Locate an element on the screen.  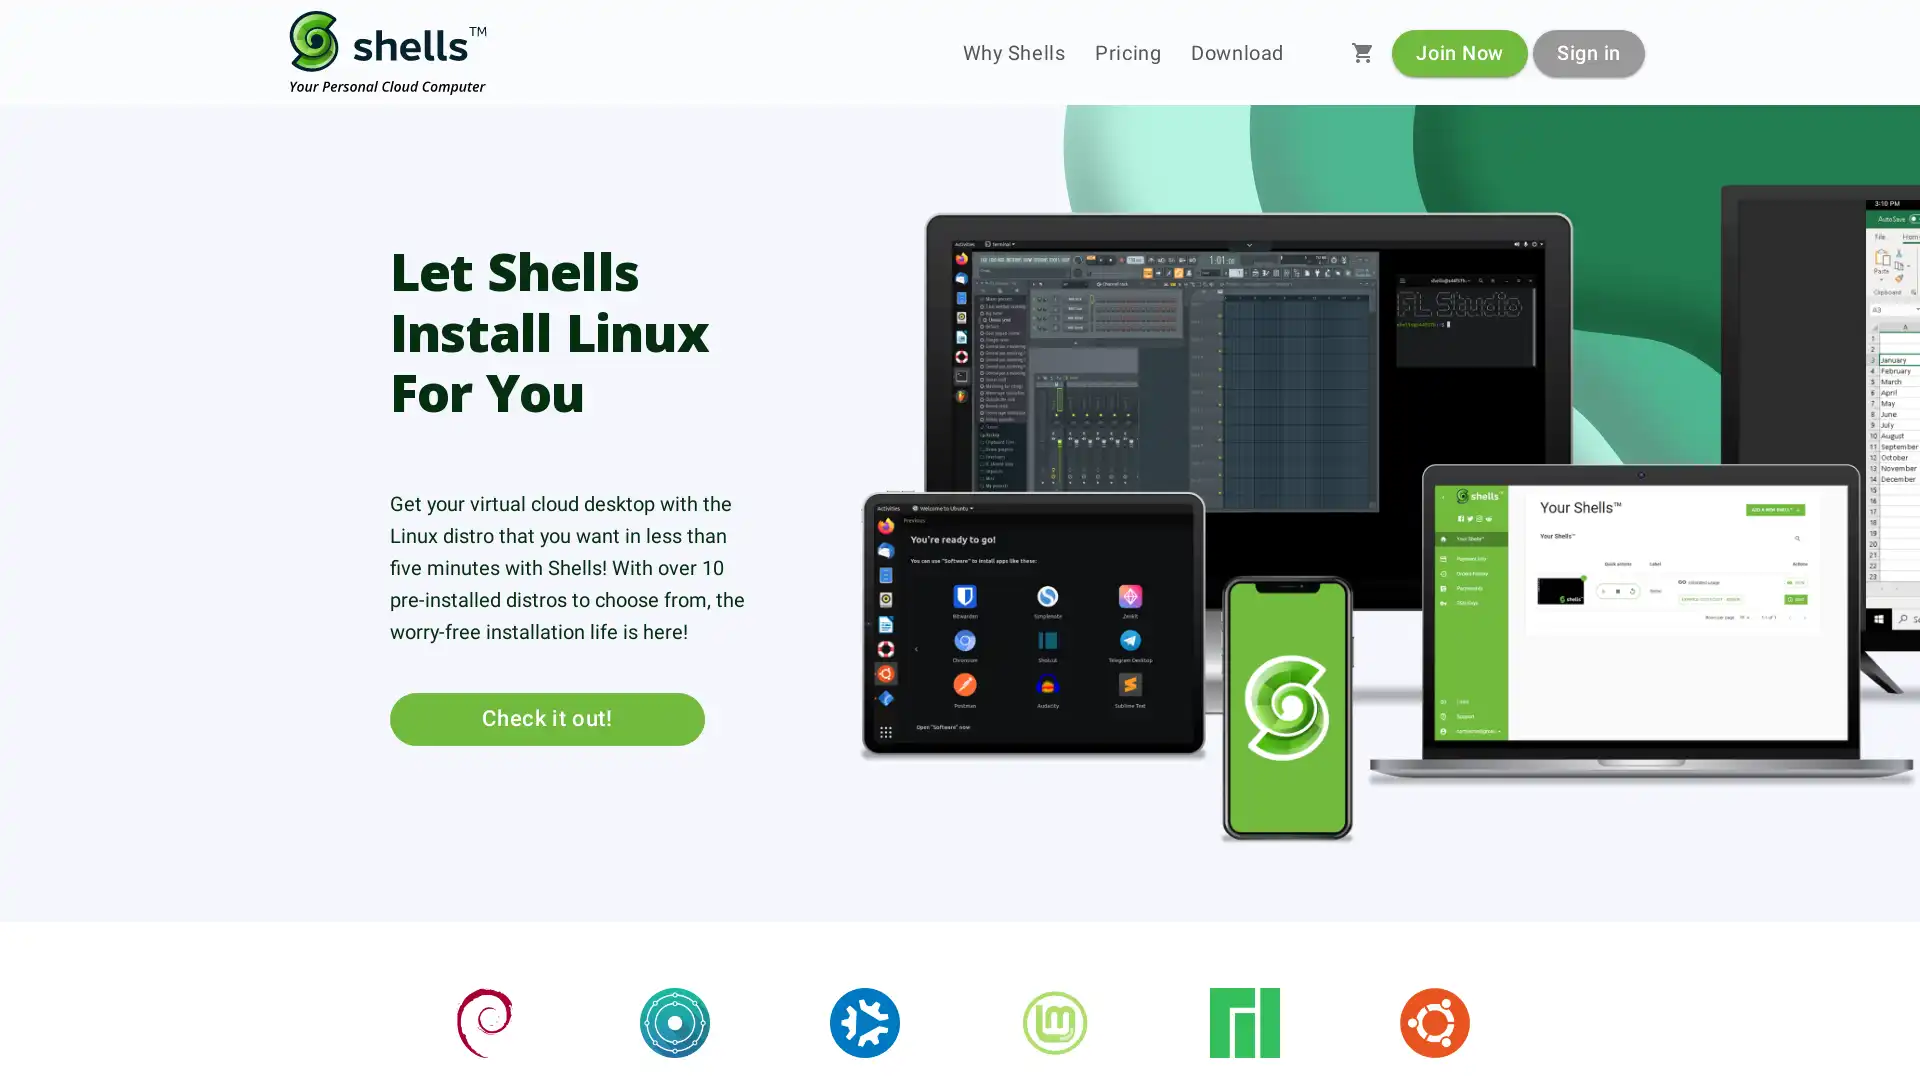
Join Now is located at coordinates (1459, 51).